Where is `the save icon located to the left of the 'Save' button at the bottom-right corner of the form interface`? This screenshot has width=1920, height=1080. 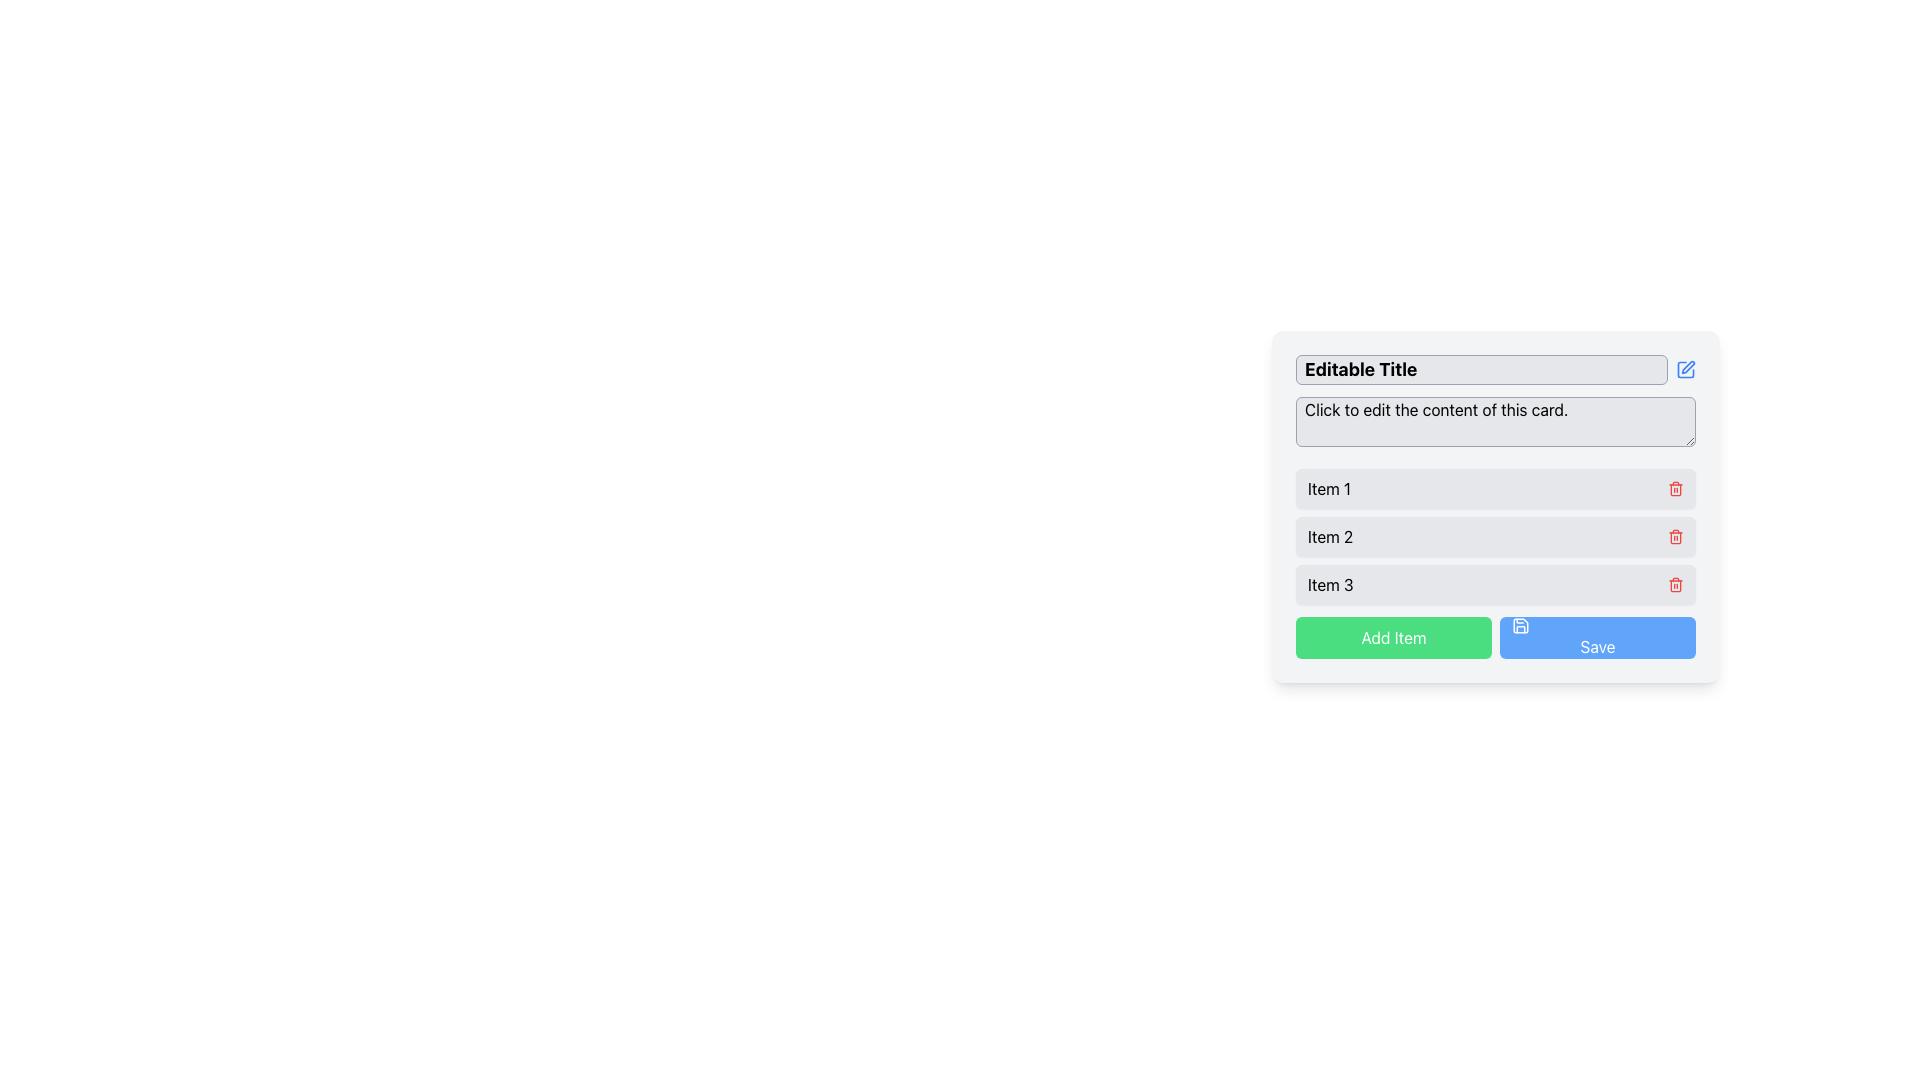 the save icon located to the left of the 'Save' button at the bottom-right corner of the form interface is located at coordinates (1520, 624).